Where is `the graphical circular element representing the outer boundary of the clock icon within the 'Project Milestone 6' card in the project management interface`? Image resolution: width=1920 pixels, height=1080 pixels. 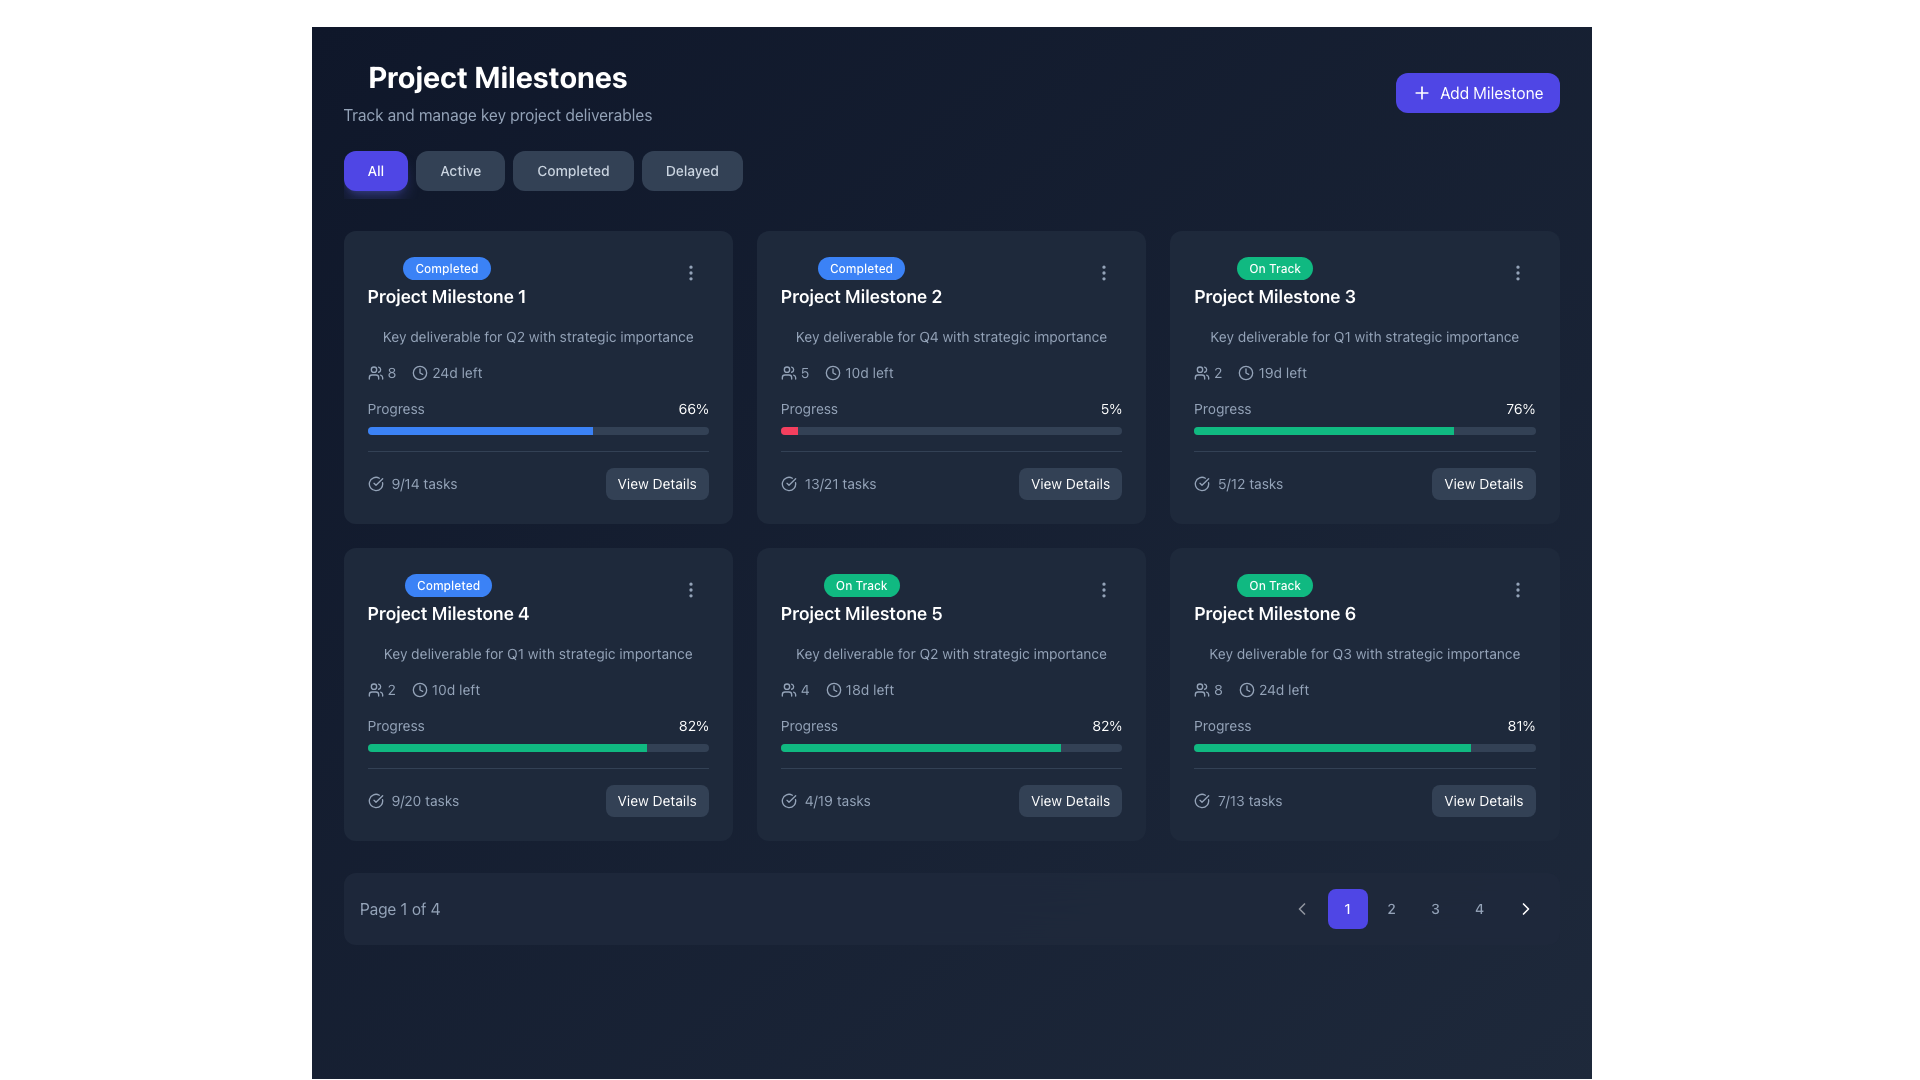
the graphical circular element representing the outer boundary of the clock icon within the 'Project Milestone 6' card in the project management interface is located at coordinates (1246, 689).